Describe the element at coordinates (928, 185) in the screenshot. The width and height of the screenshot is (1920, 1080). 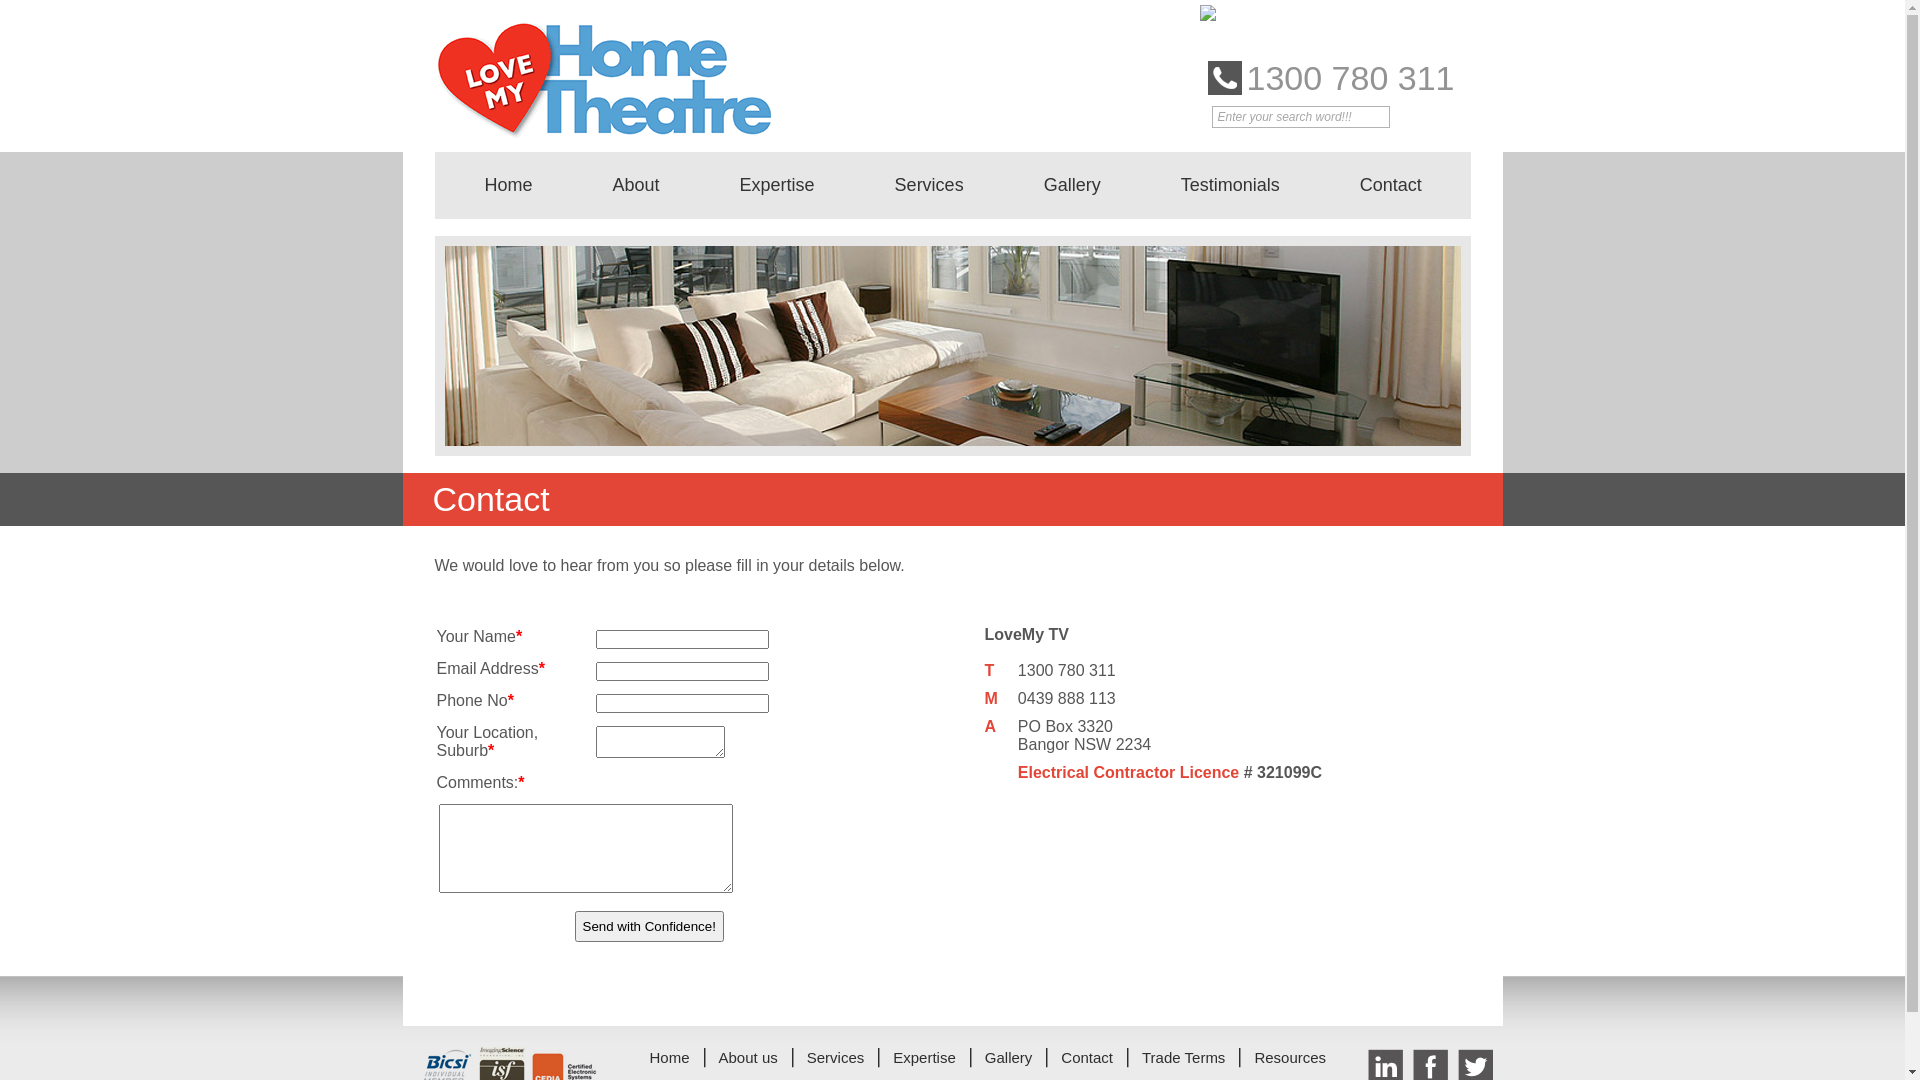
I see `'Services'` at that location.